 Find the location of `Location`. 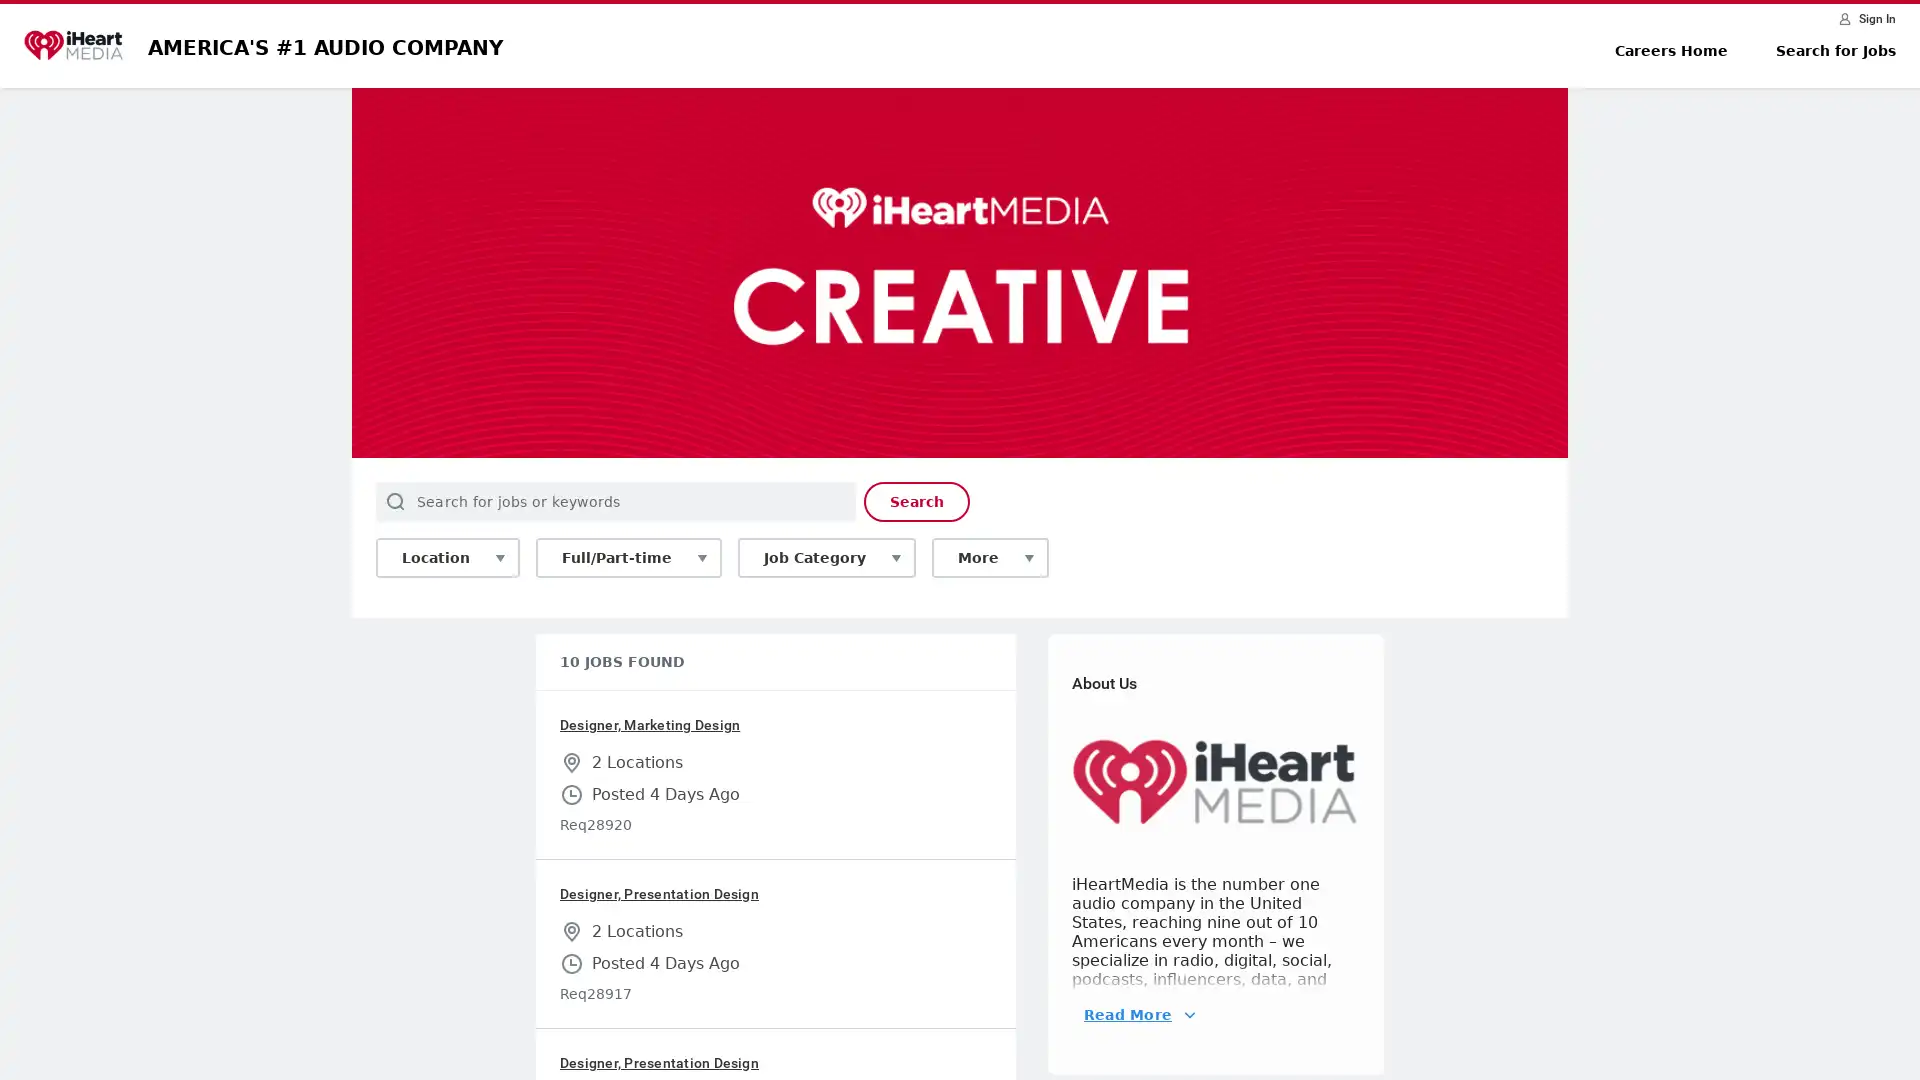

Location is located at coordinates (440, 558).